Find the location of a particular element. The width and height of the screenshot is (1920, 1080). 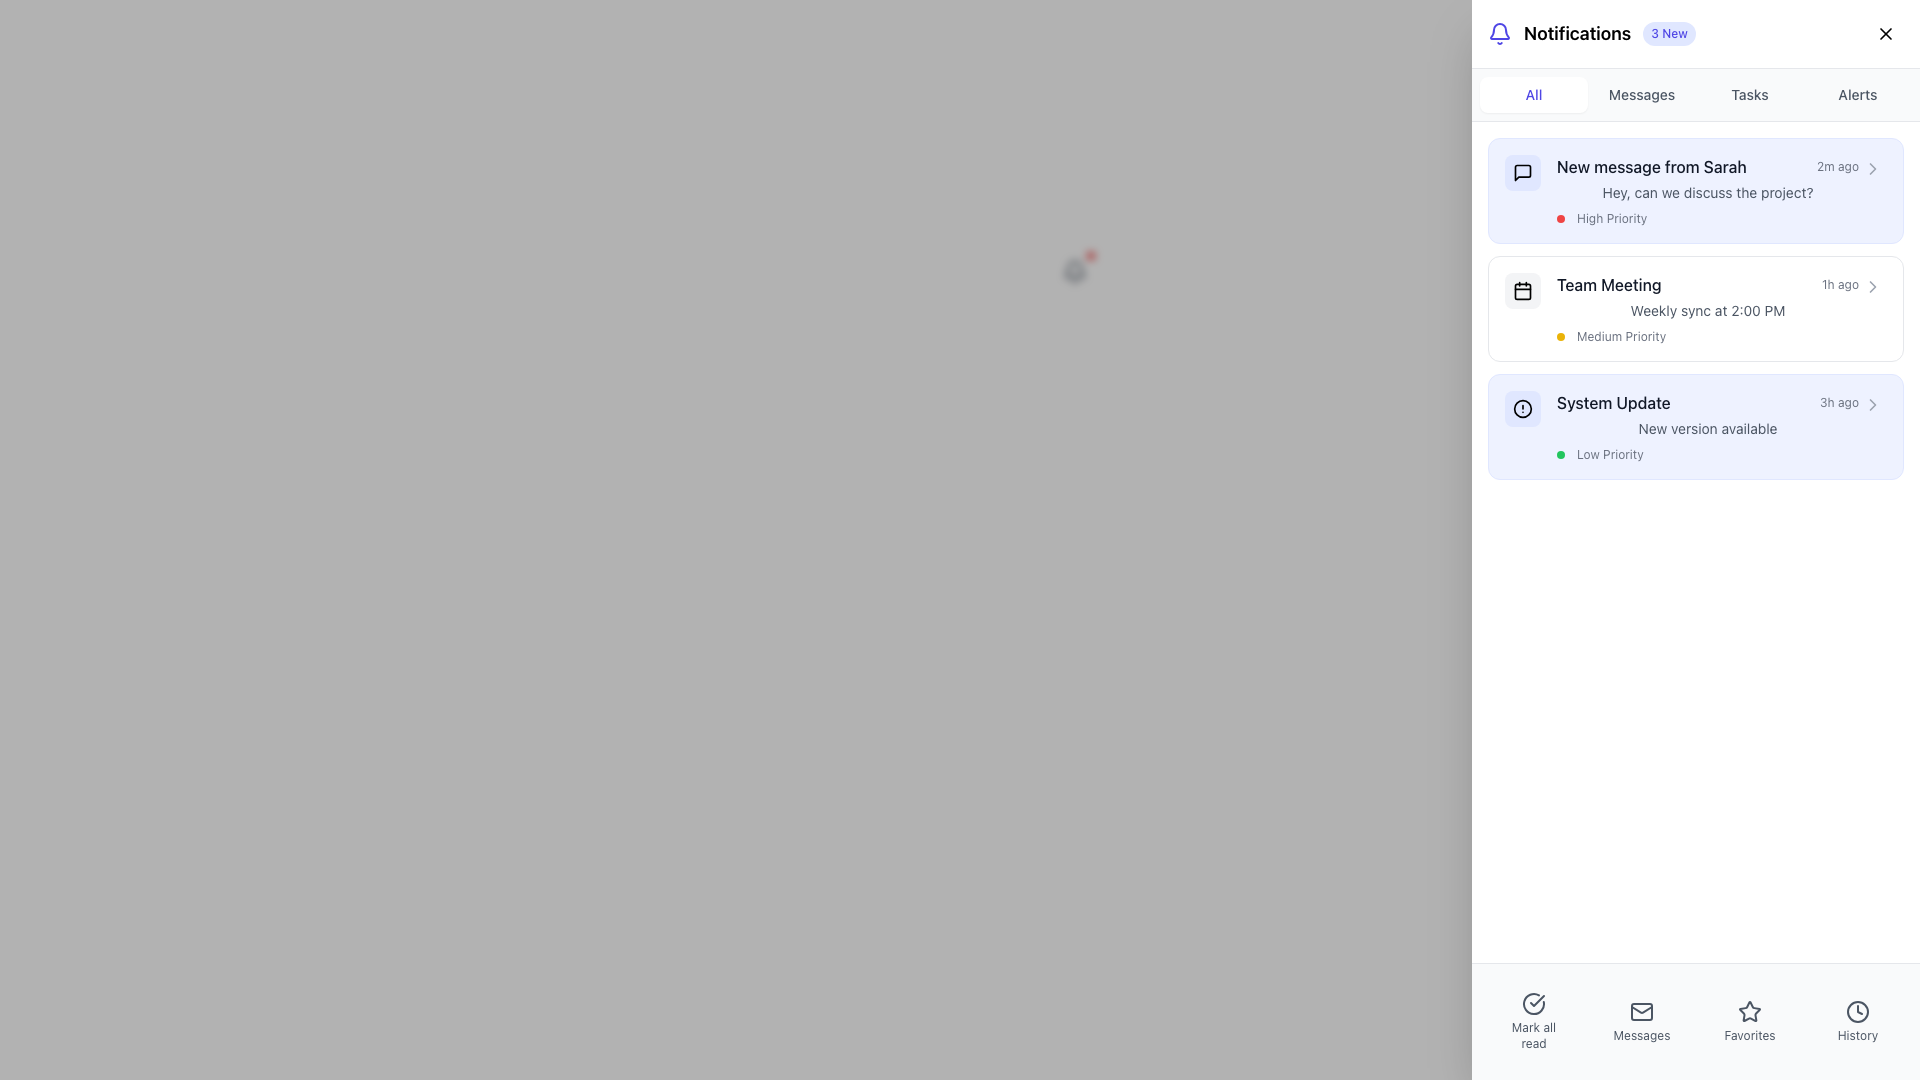

keyboard focus is located at coordinates (1521, 172).